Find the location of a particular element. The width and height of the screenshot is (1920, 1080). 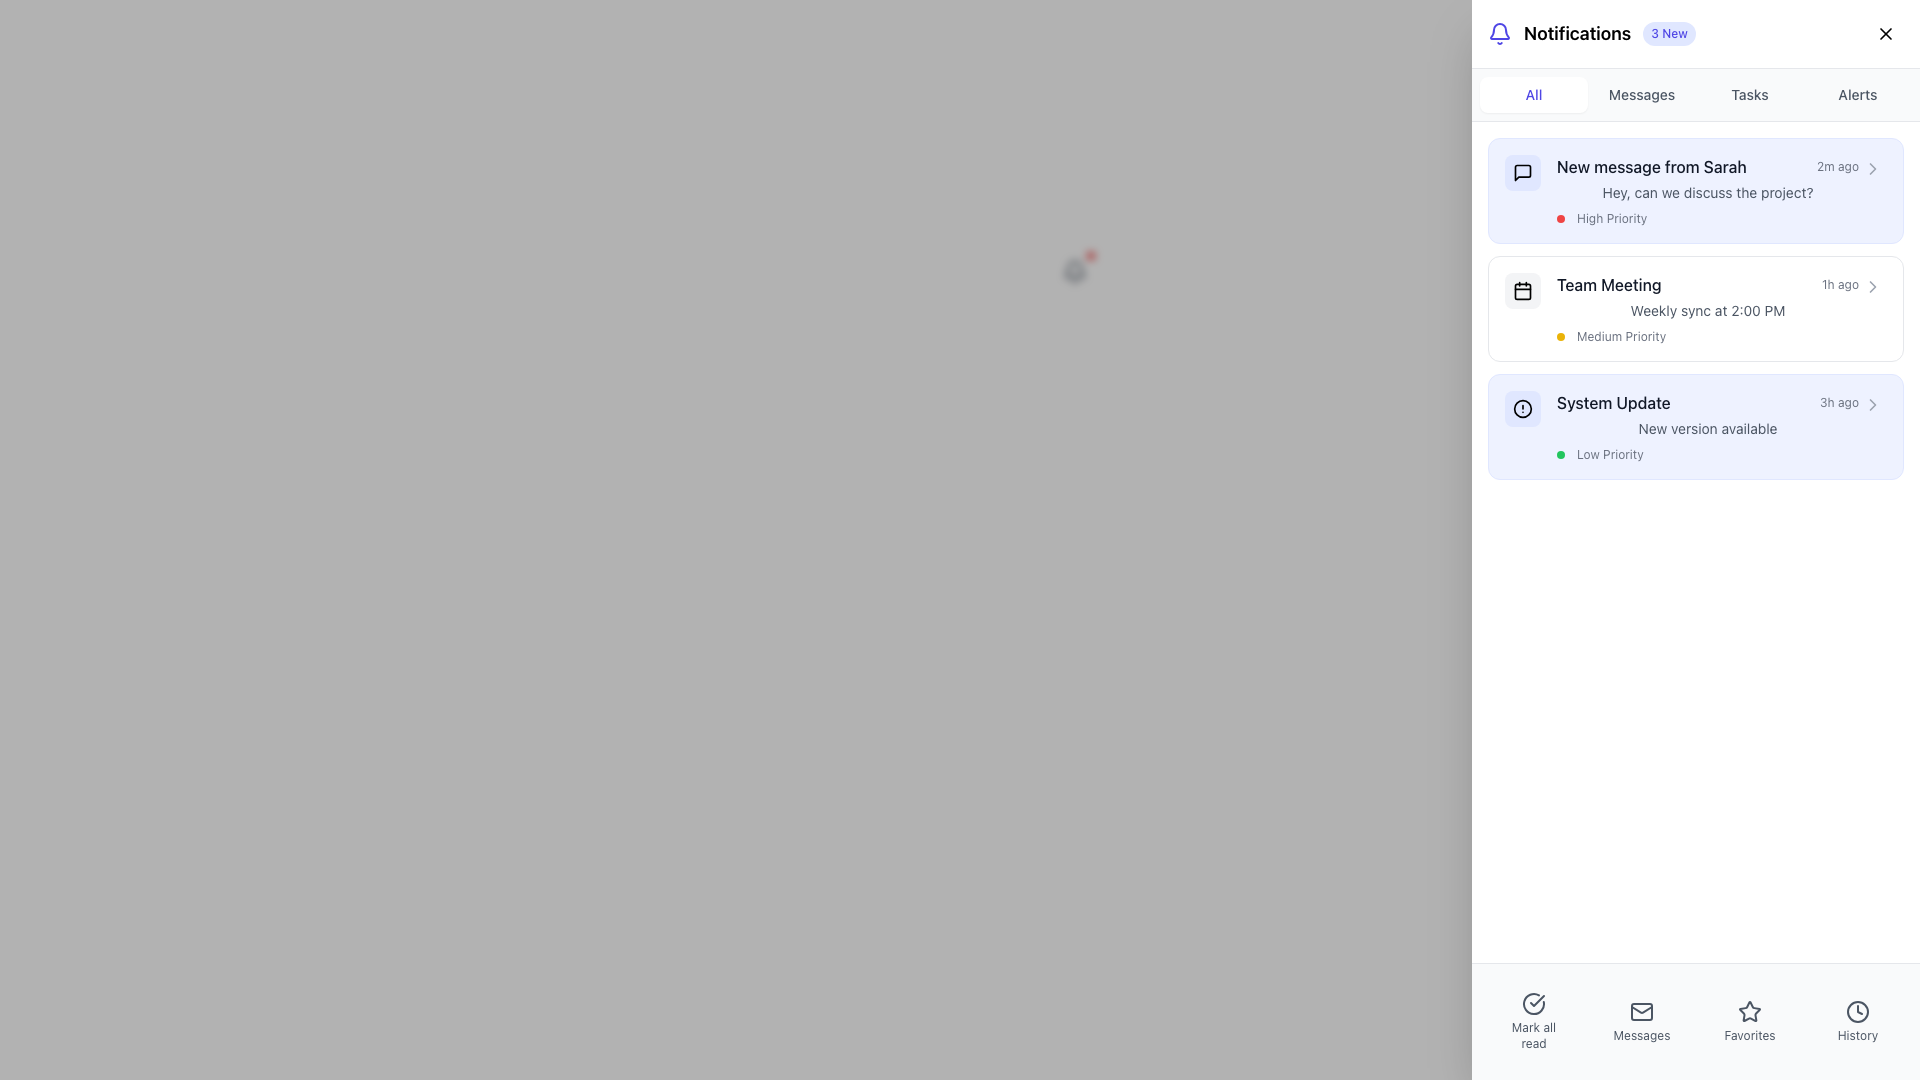

keyboard focus is located at coordinates (1521, 172).